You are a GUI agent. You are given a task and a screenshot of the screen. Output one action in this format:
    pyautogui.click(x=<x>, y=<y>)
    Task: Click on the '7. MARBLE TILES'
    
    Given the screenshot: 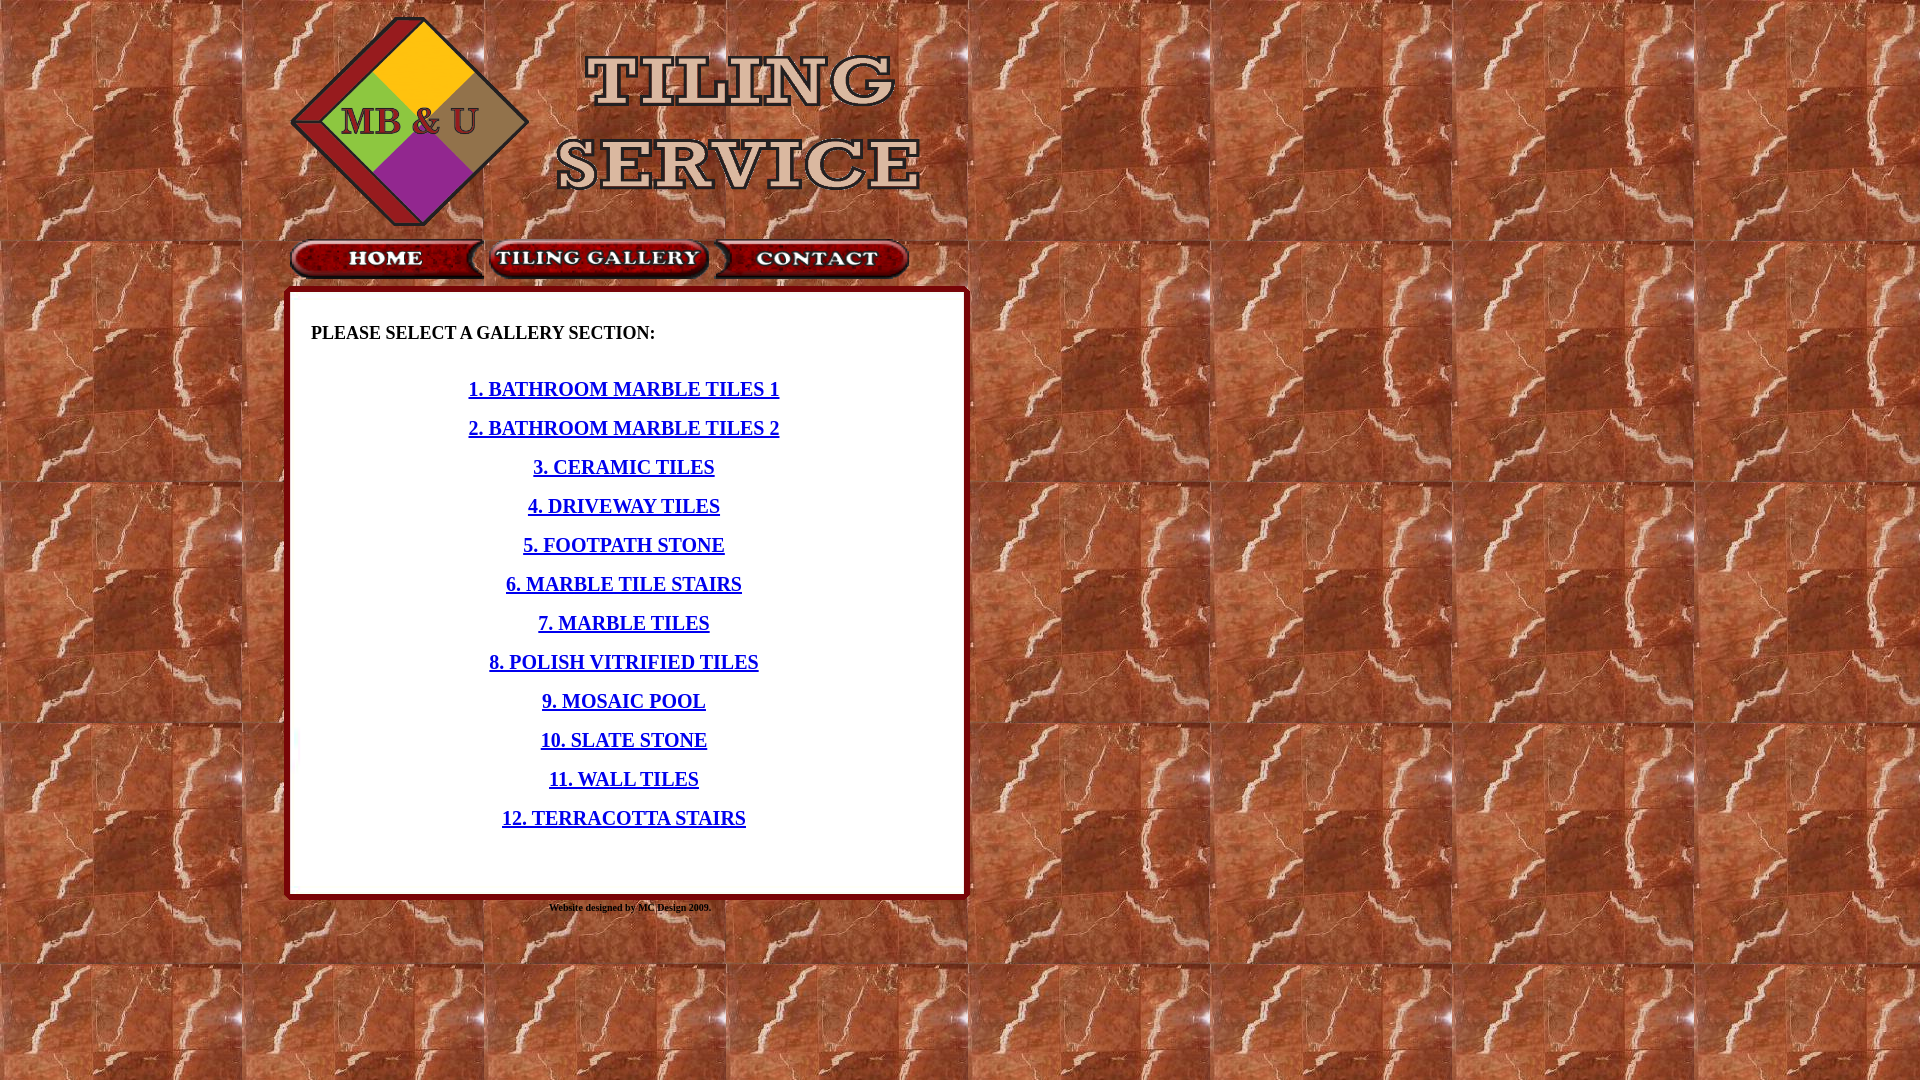 What is the action you would take?
    pyautogui.click(x=622, y=622)
    